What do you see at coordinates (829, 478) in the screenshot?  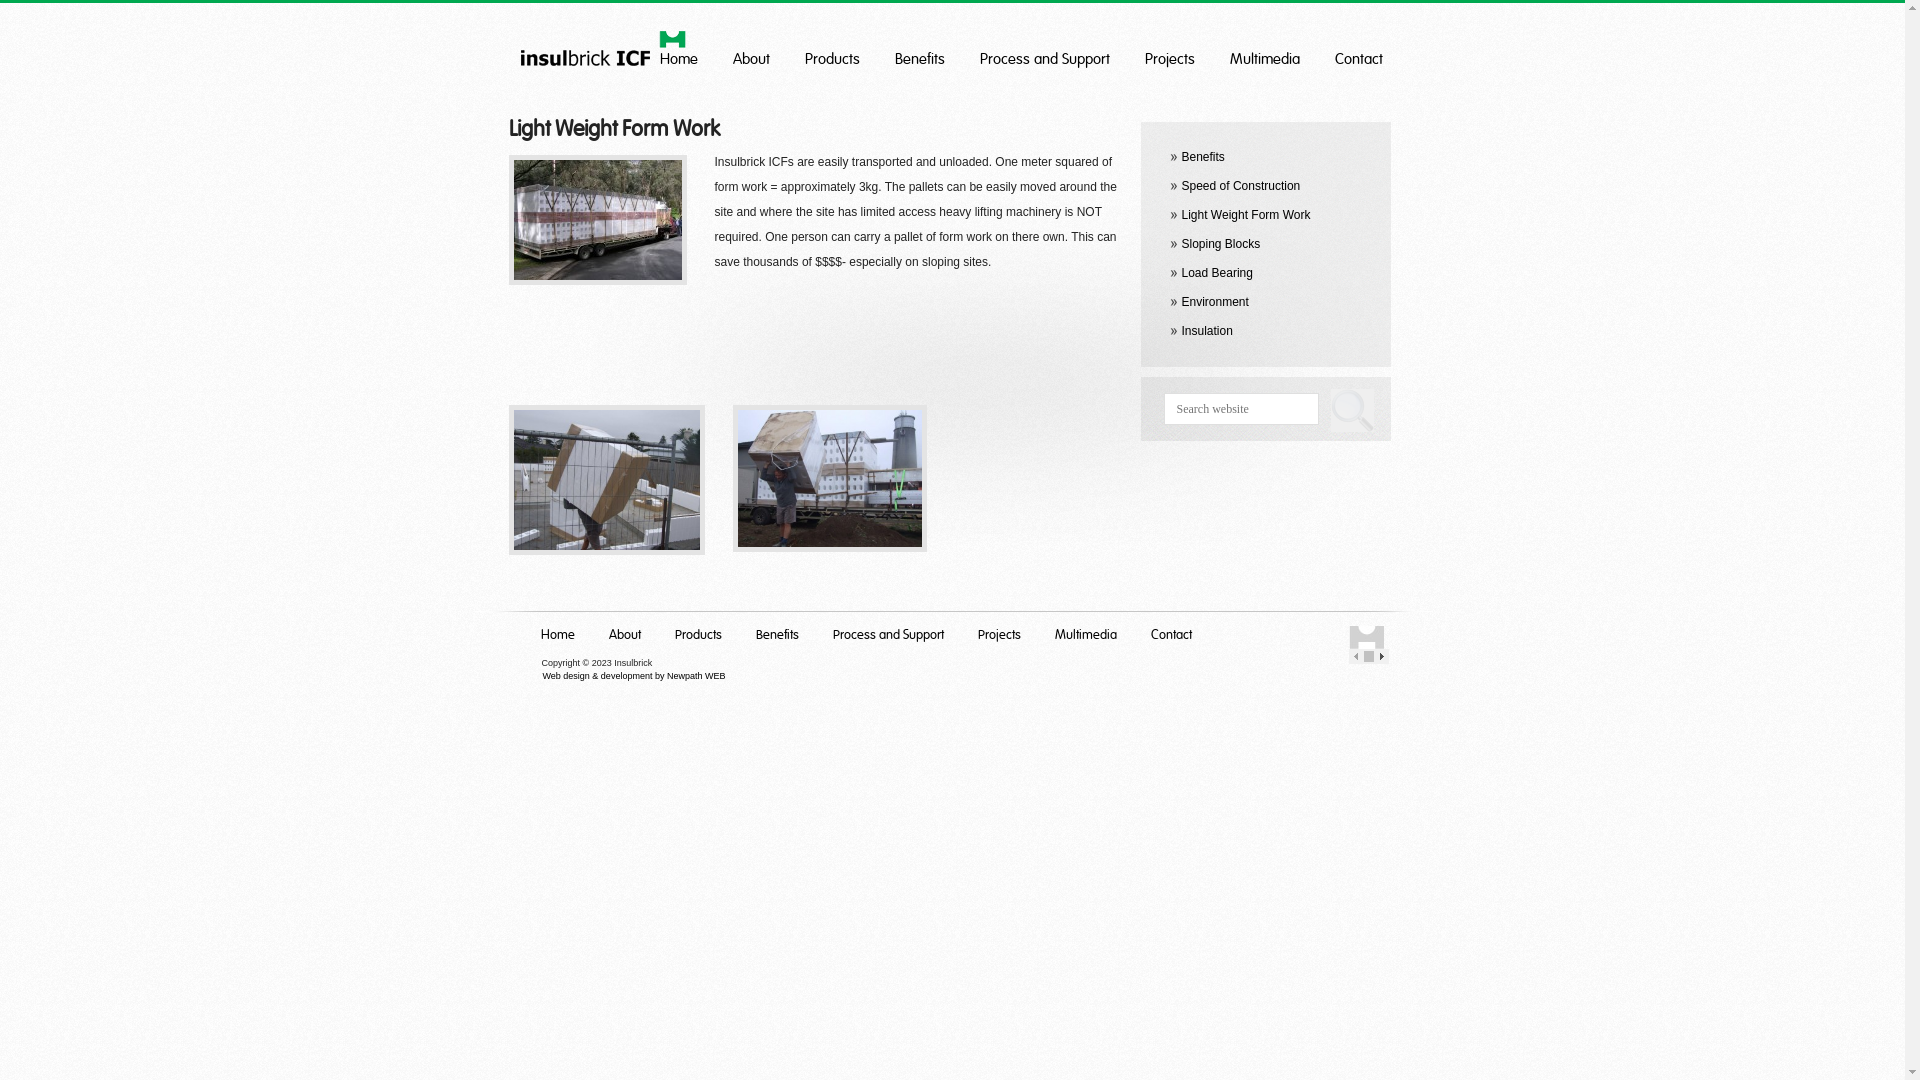 I see `'023'` at bounding box center [829, 478].